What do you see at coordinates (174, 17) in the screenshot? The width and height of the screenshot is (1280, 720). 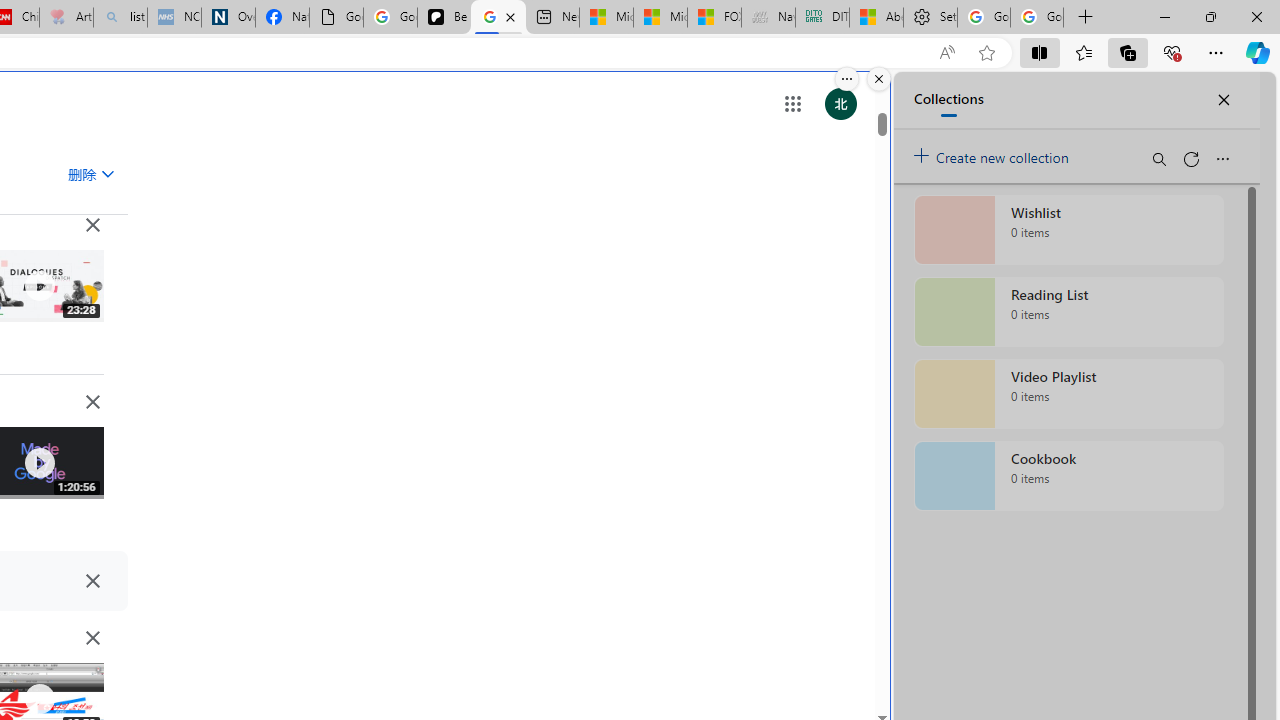 I see `'NCL Adult Asthma Inhaler Choice Guideline - Sleeping'` at bounding box center [174, 17].